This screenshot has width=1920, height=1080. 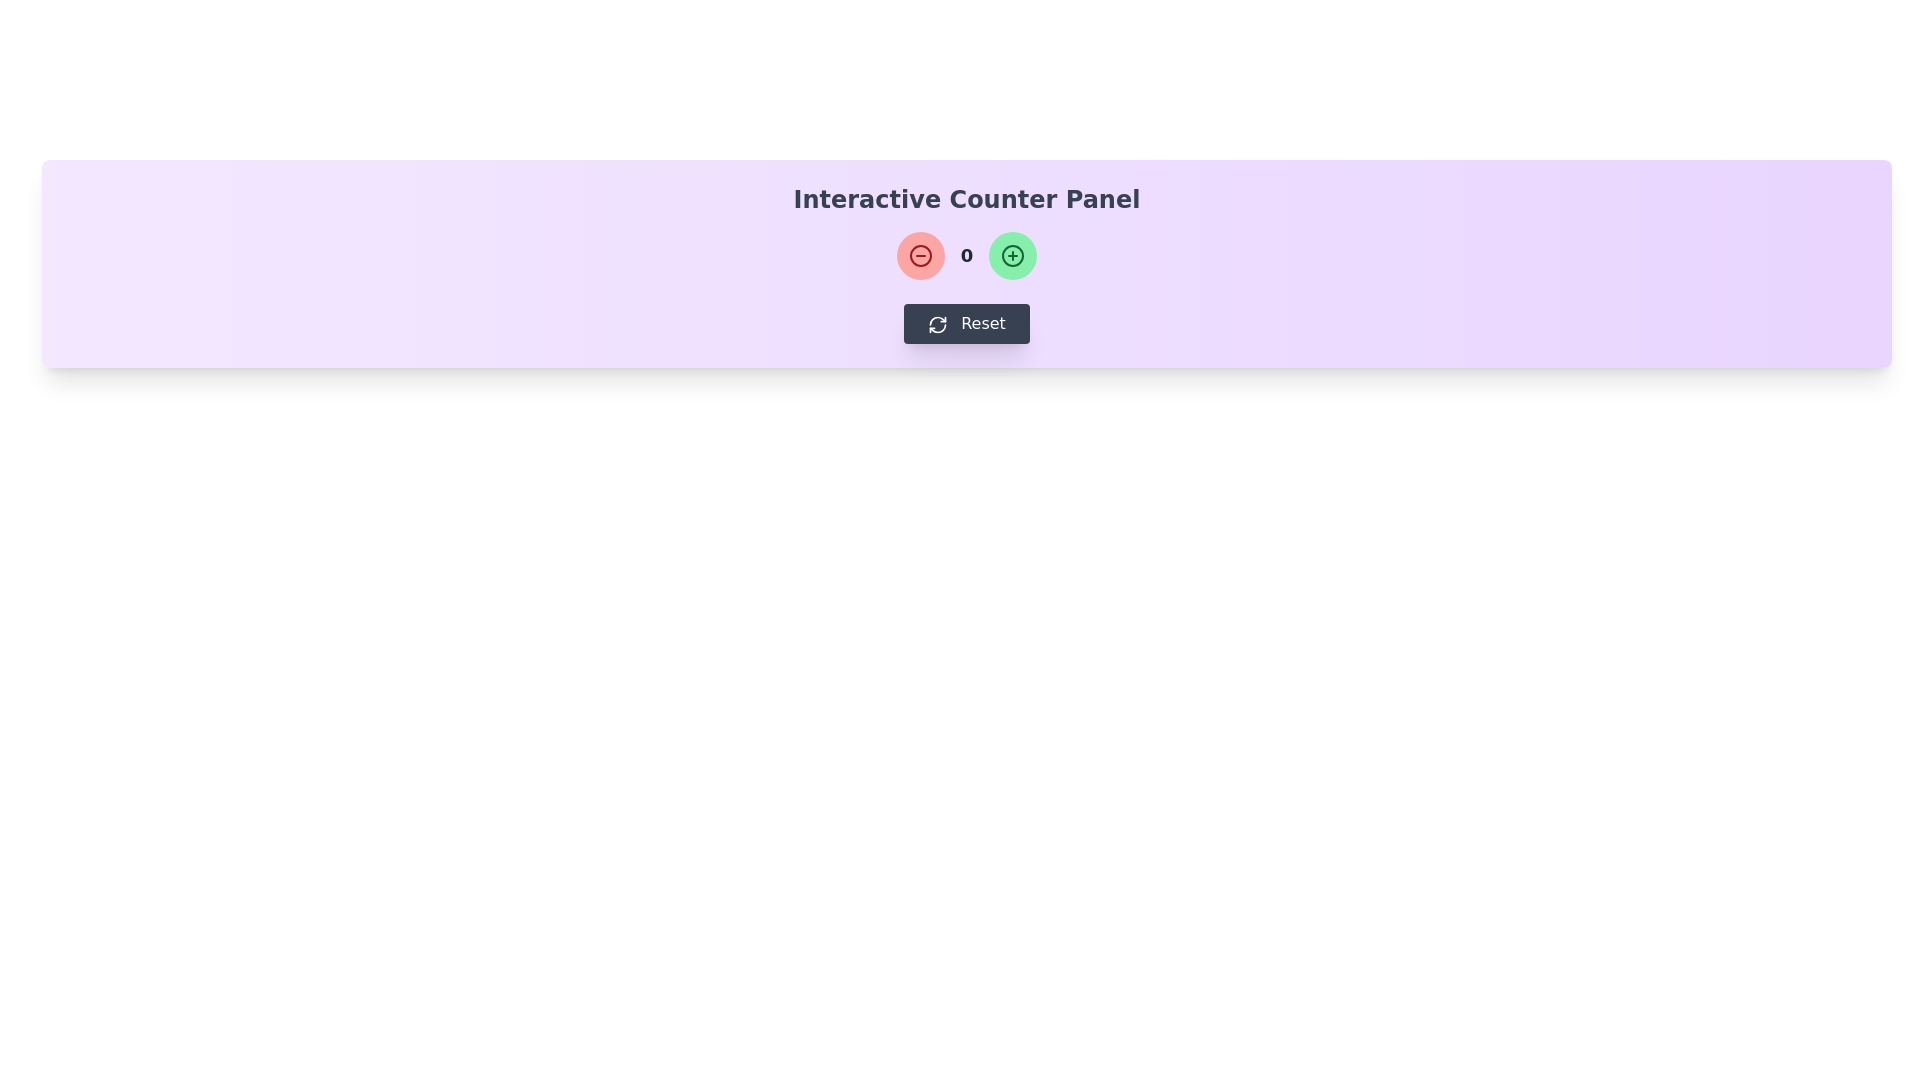 What do you see at coordinates (1013, 254) in the screenshot?
I see `the increment button located to the right of the numeric display labeled '0'` at bounding box center [1013, 254].